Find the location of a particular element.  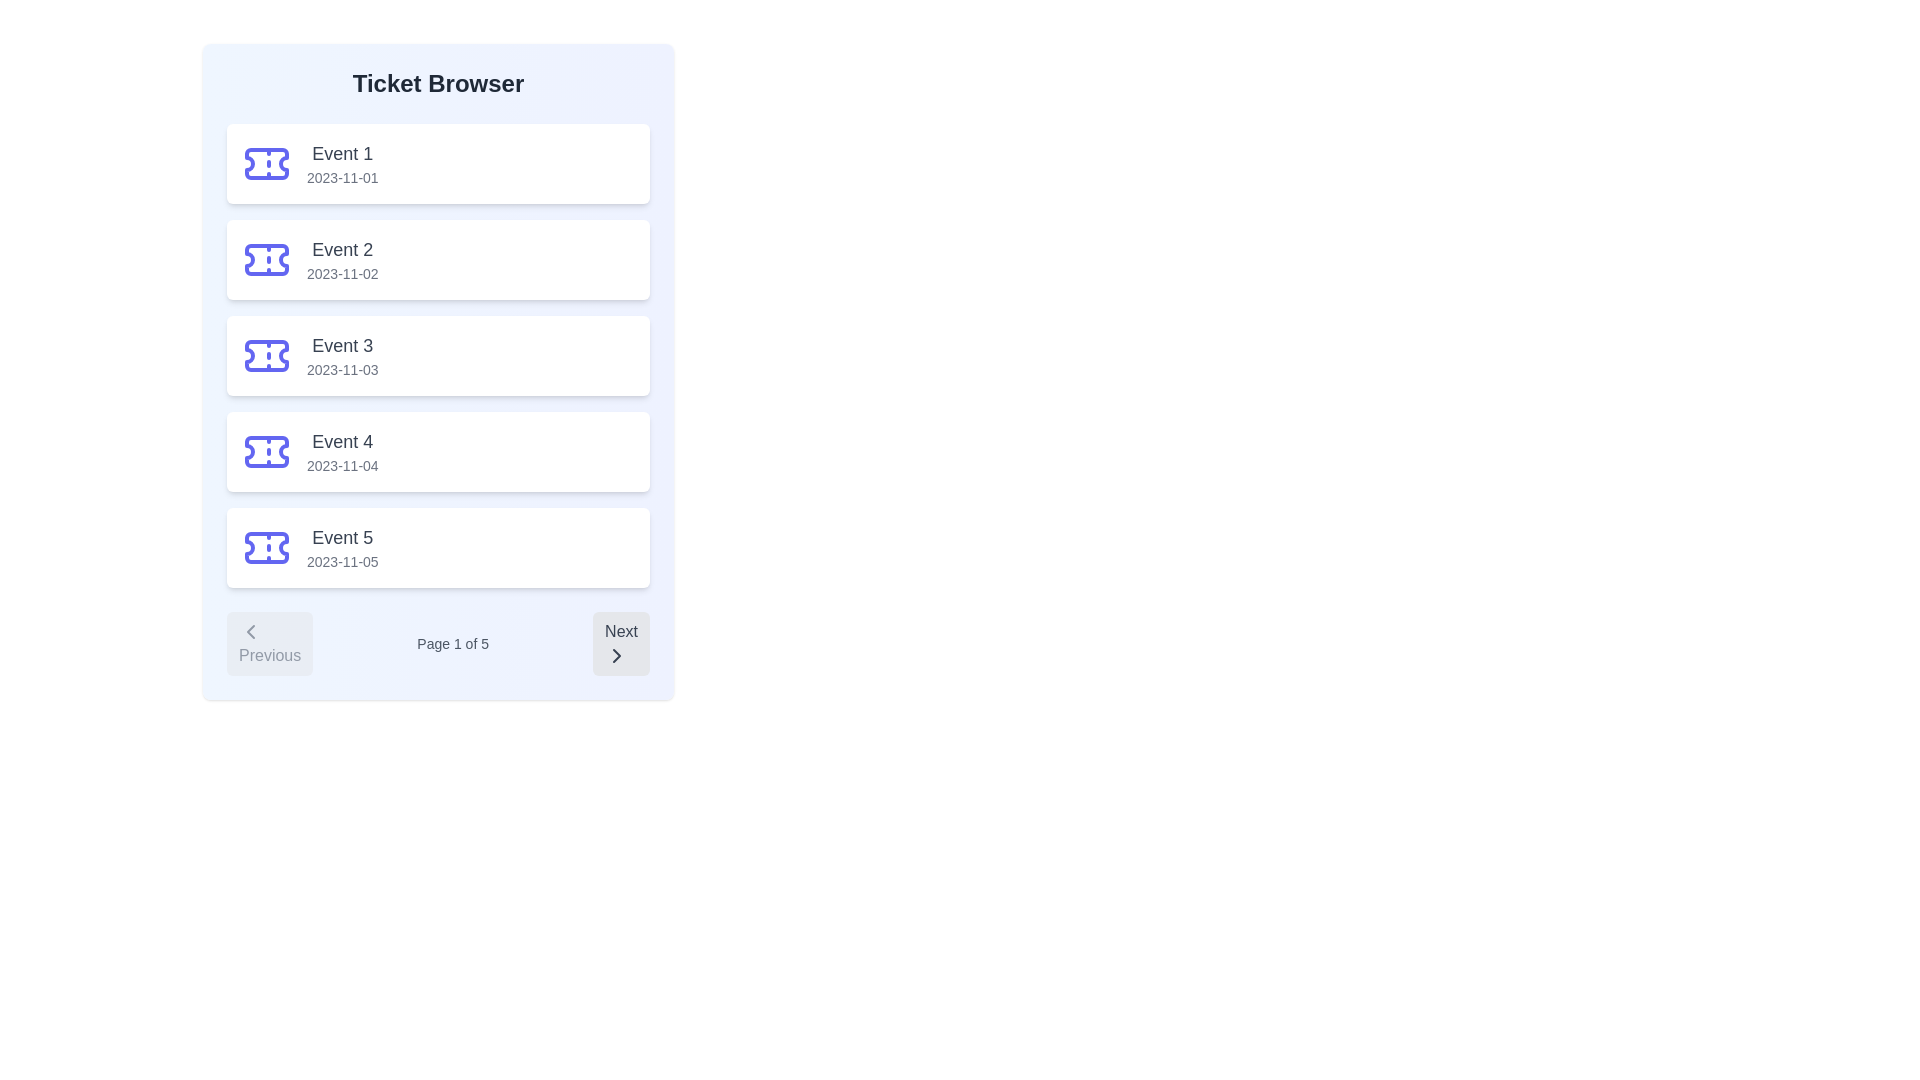

the Text label displaying the date for 'Event 5', which is located beneath the 'Event 5' label and at the bottom of a list of similar entries is located at coordinates (342, 562).